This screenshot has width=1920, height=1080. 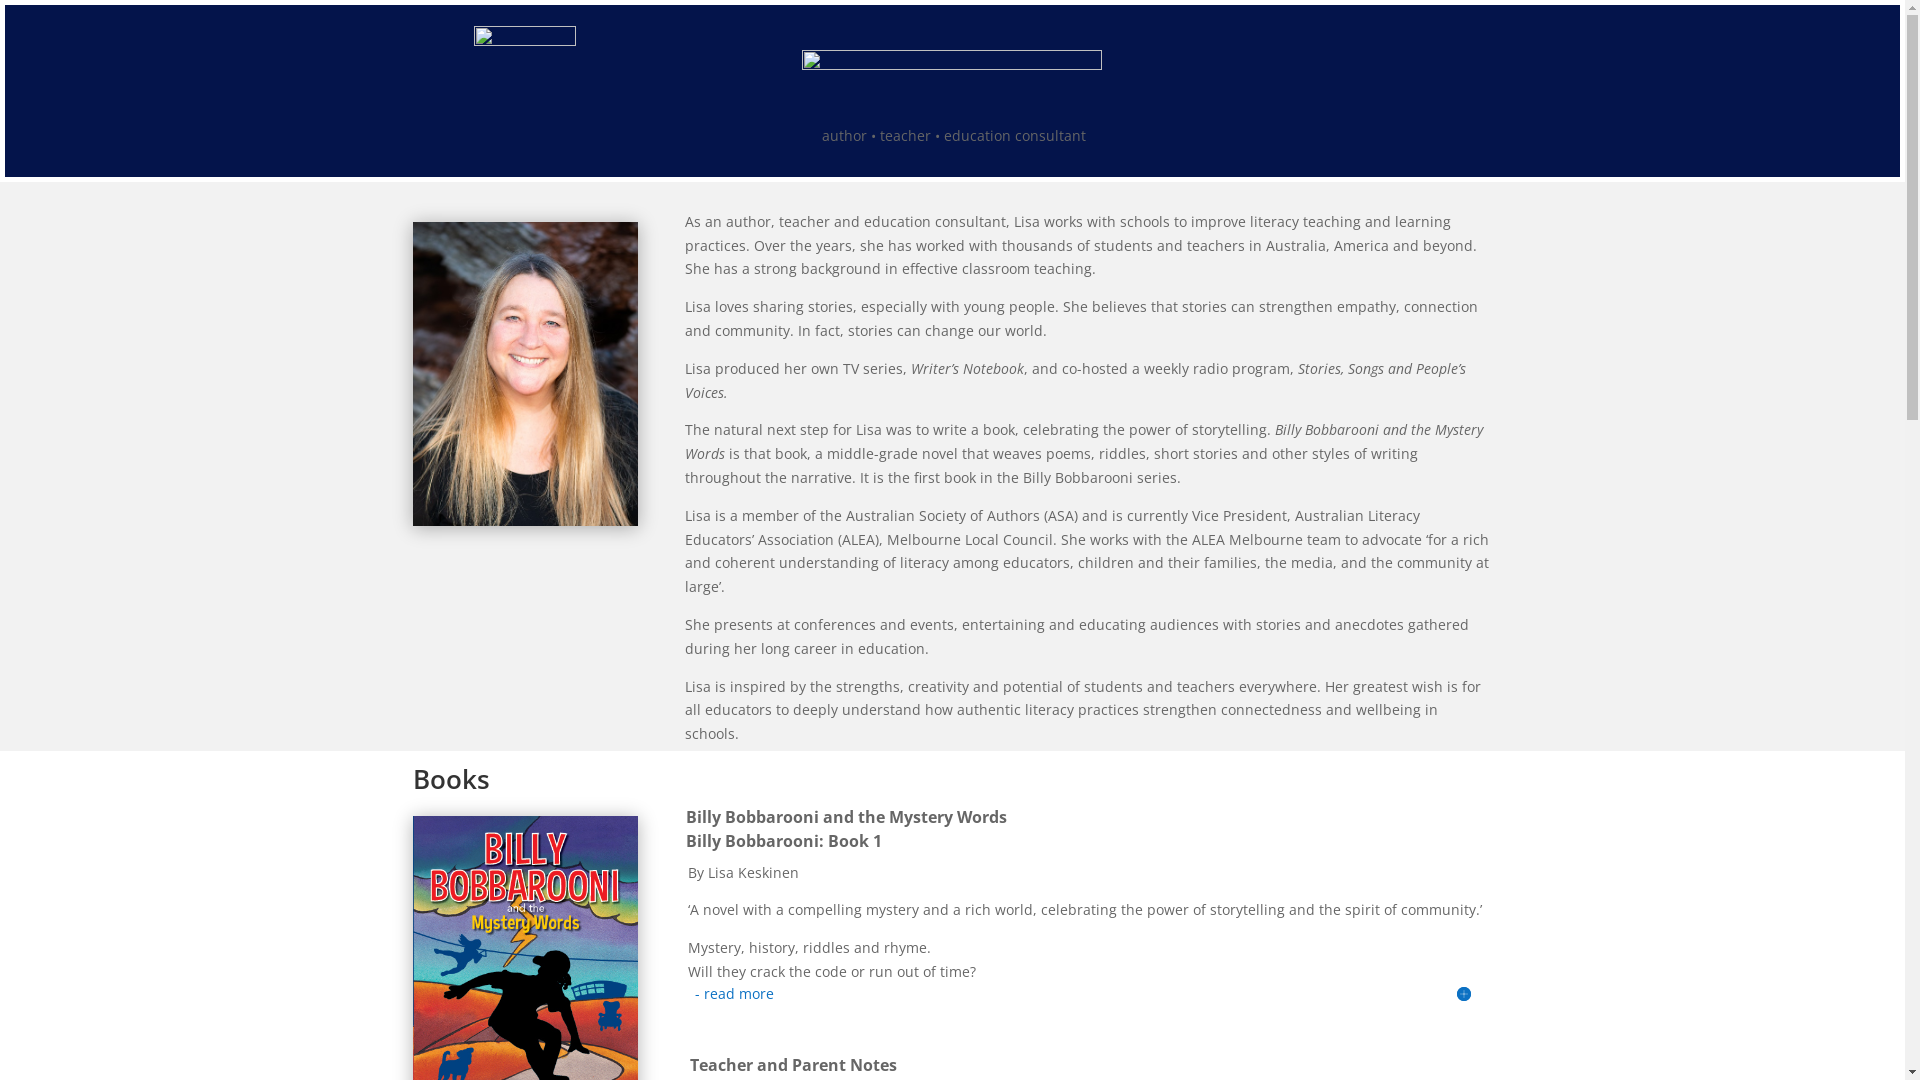 I want to click on 'lisa keskinen', so click(x=524, y=374).